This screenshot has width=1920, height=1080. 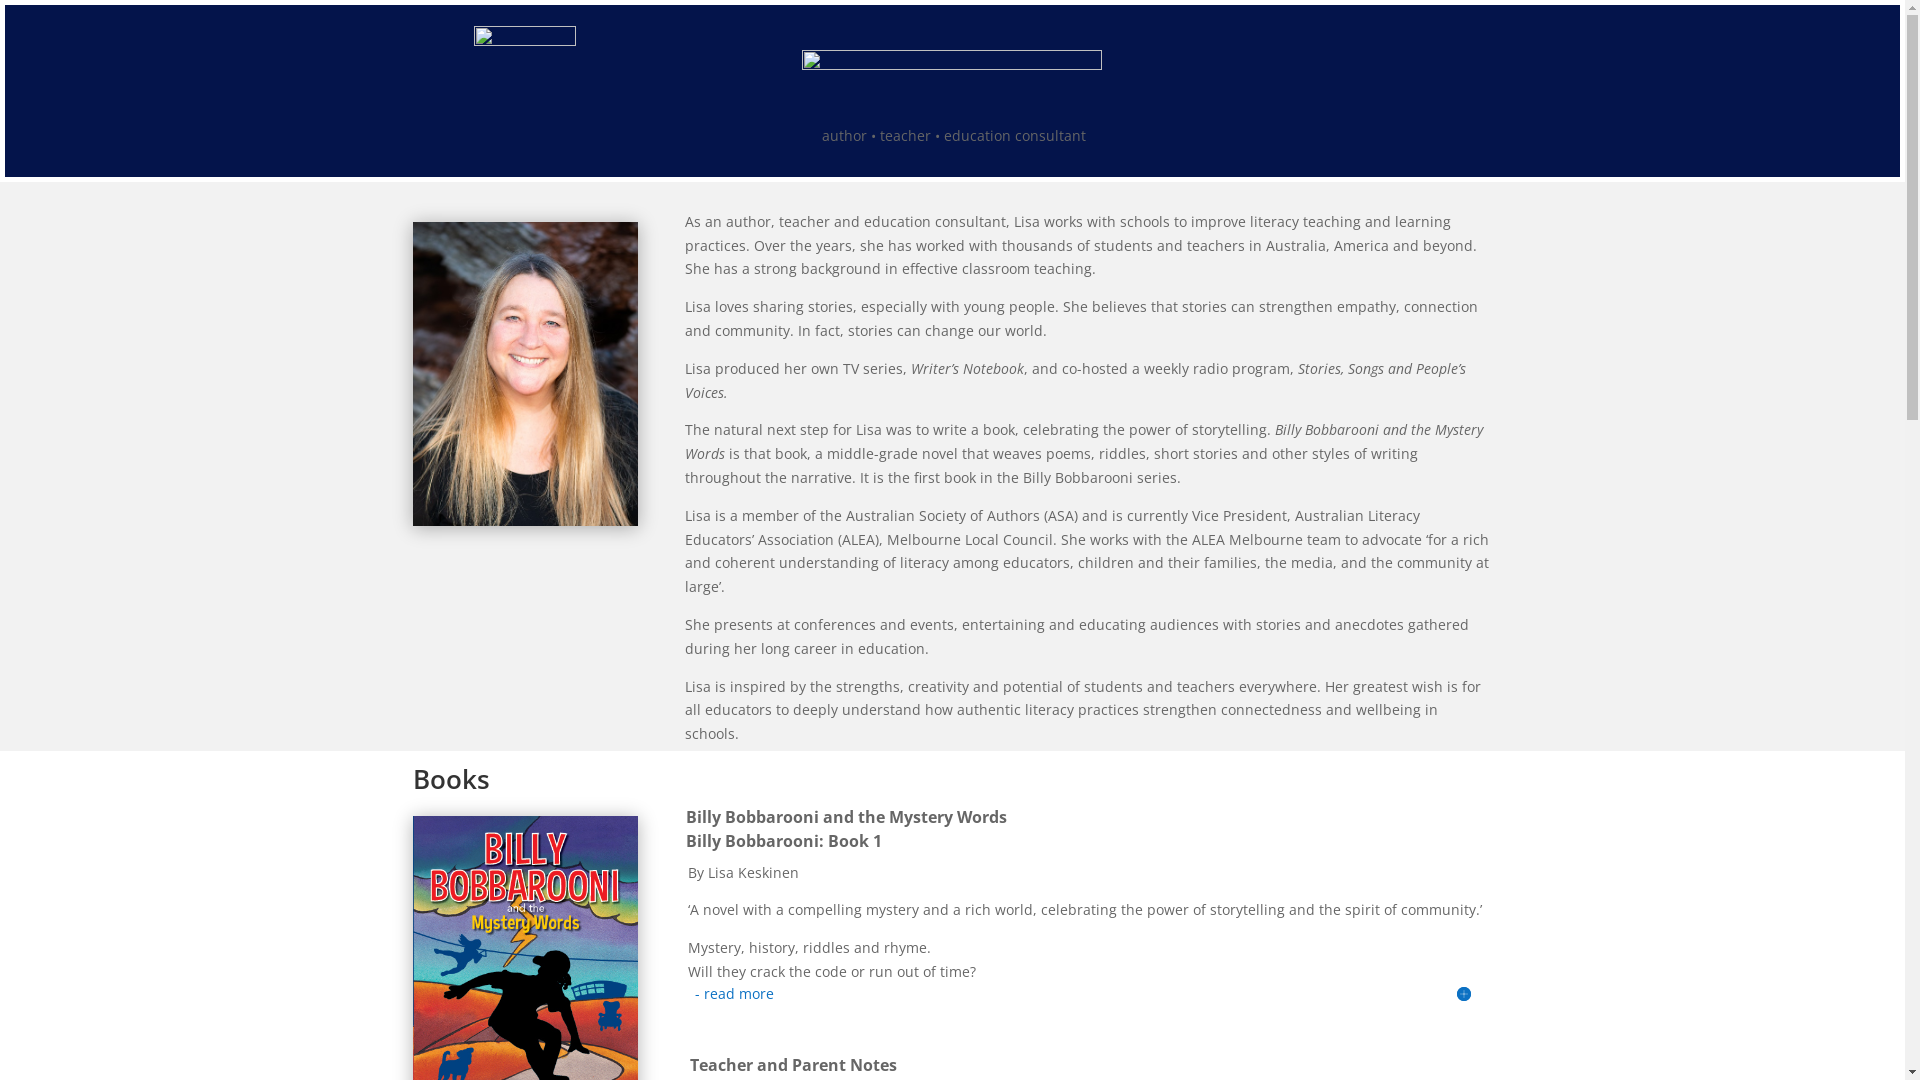 I want to click on 'lisa keskinen', so click(x=524, y=374).